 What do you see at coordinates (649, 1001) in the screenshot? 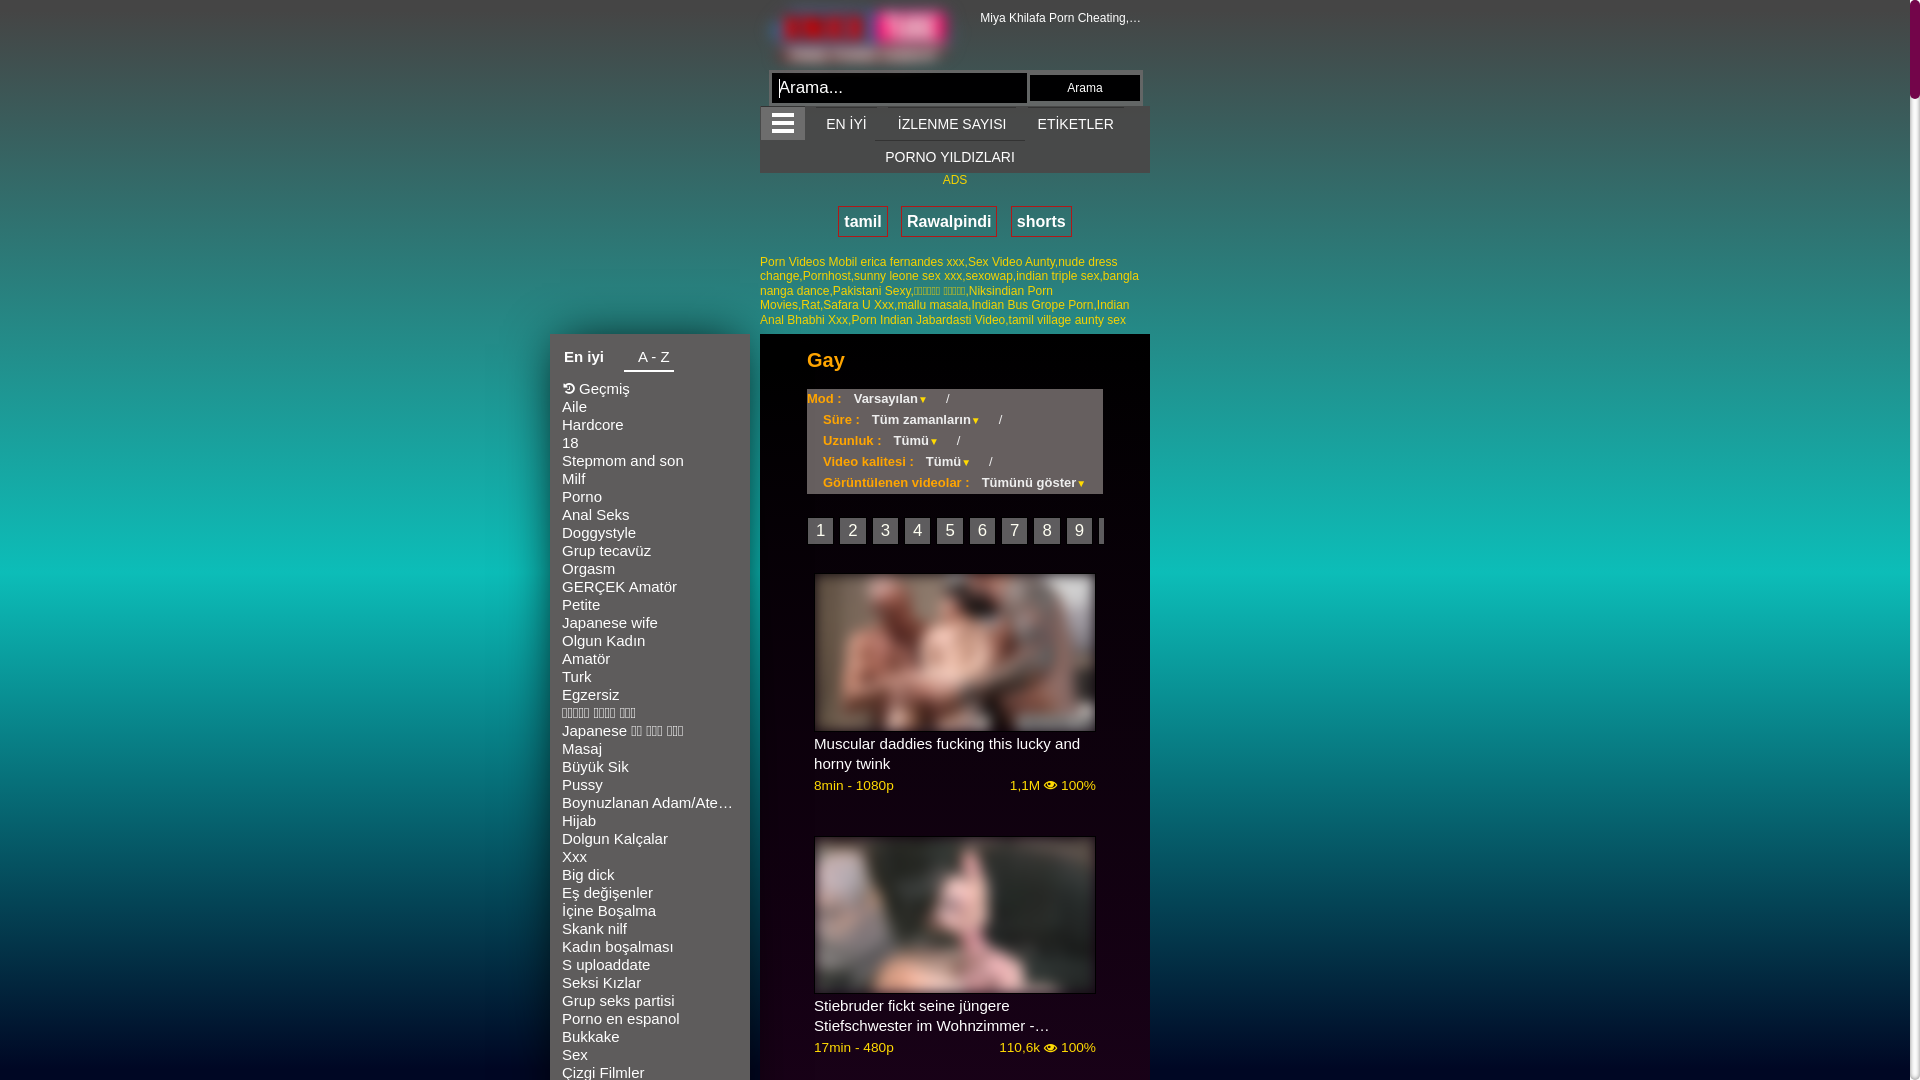
I see `'Grup seks partisi'` at bounding box center [649, 1001].